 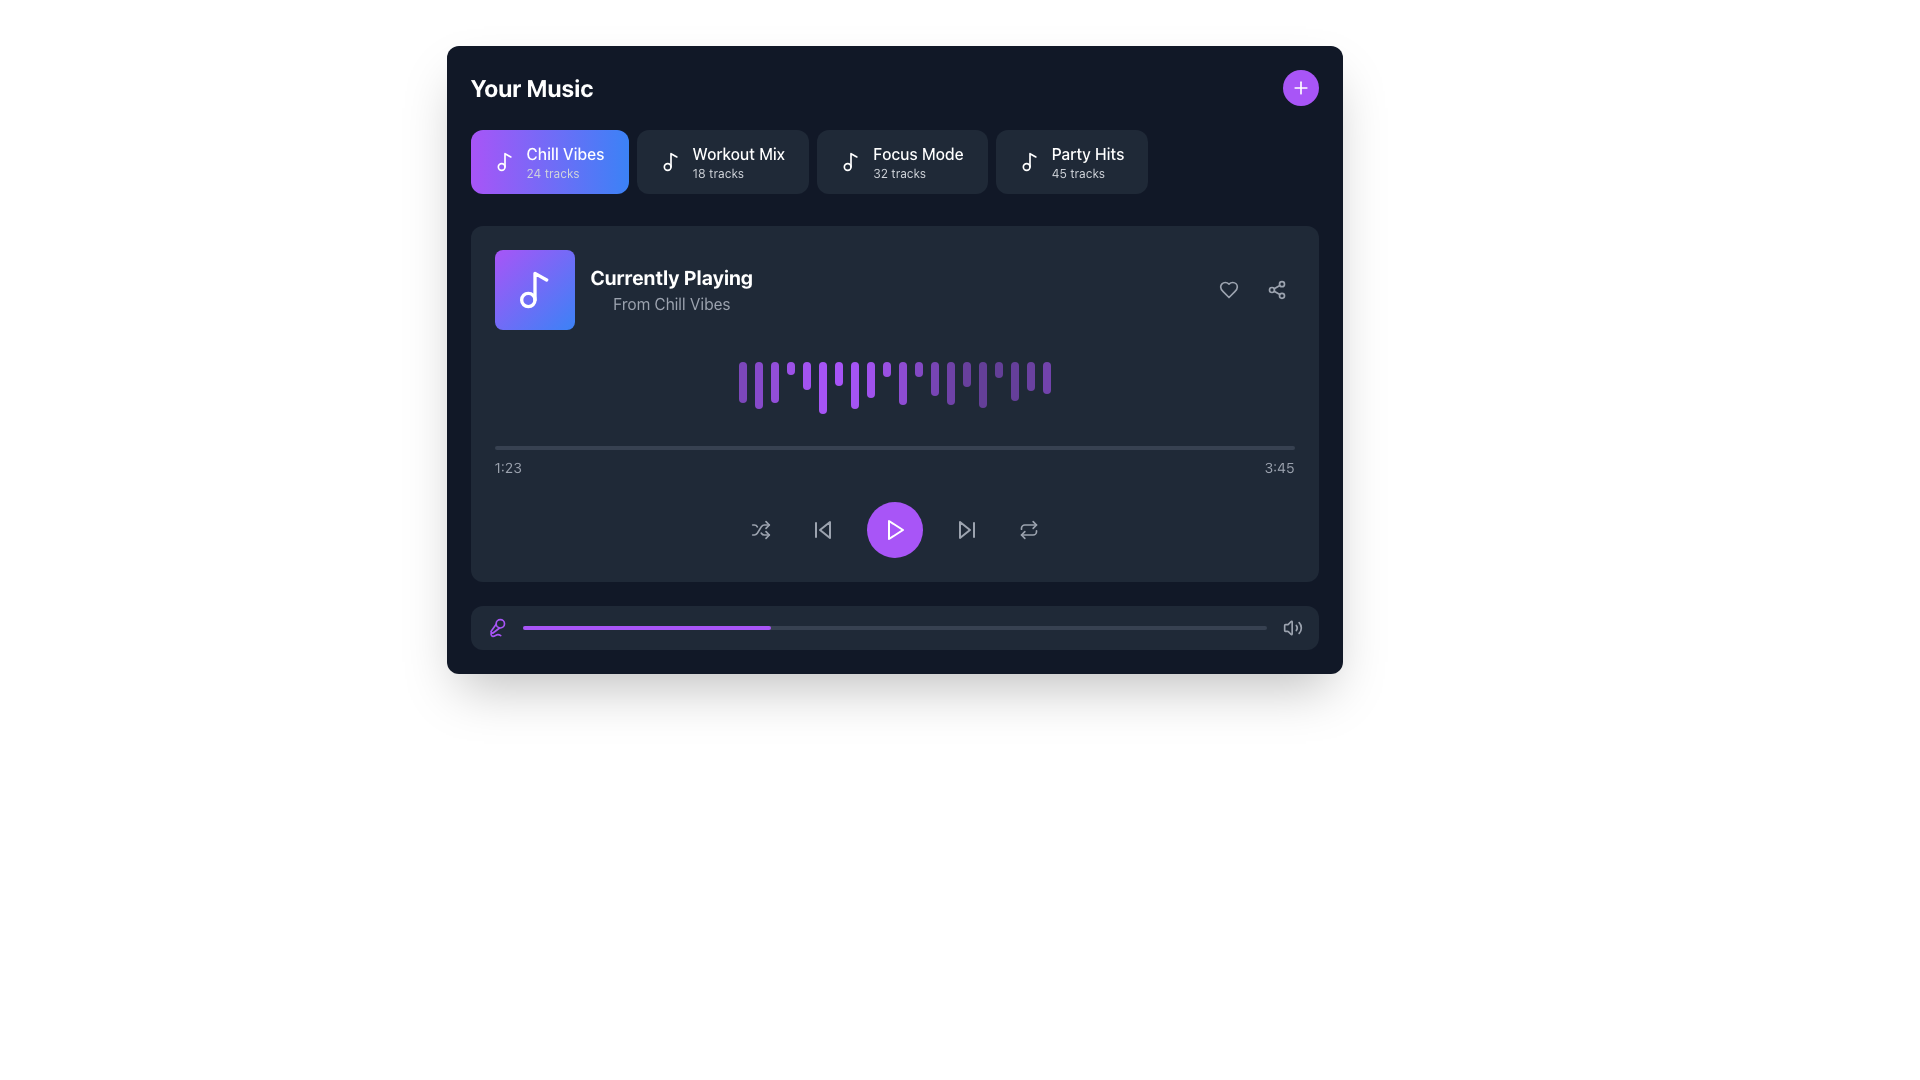 I want to click on the circular purple play button with a white triangle icon at the bottom section of the music player interface to play or pause the music, so click(x=893, y=529).